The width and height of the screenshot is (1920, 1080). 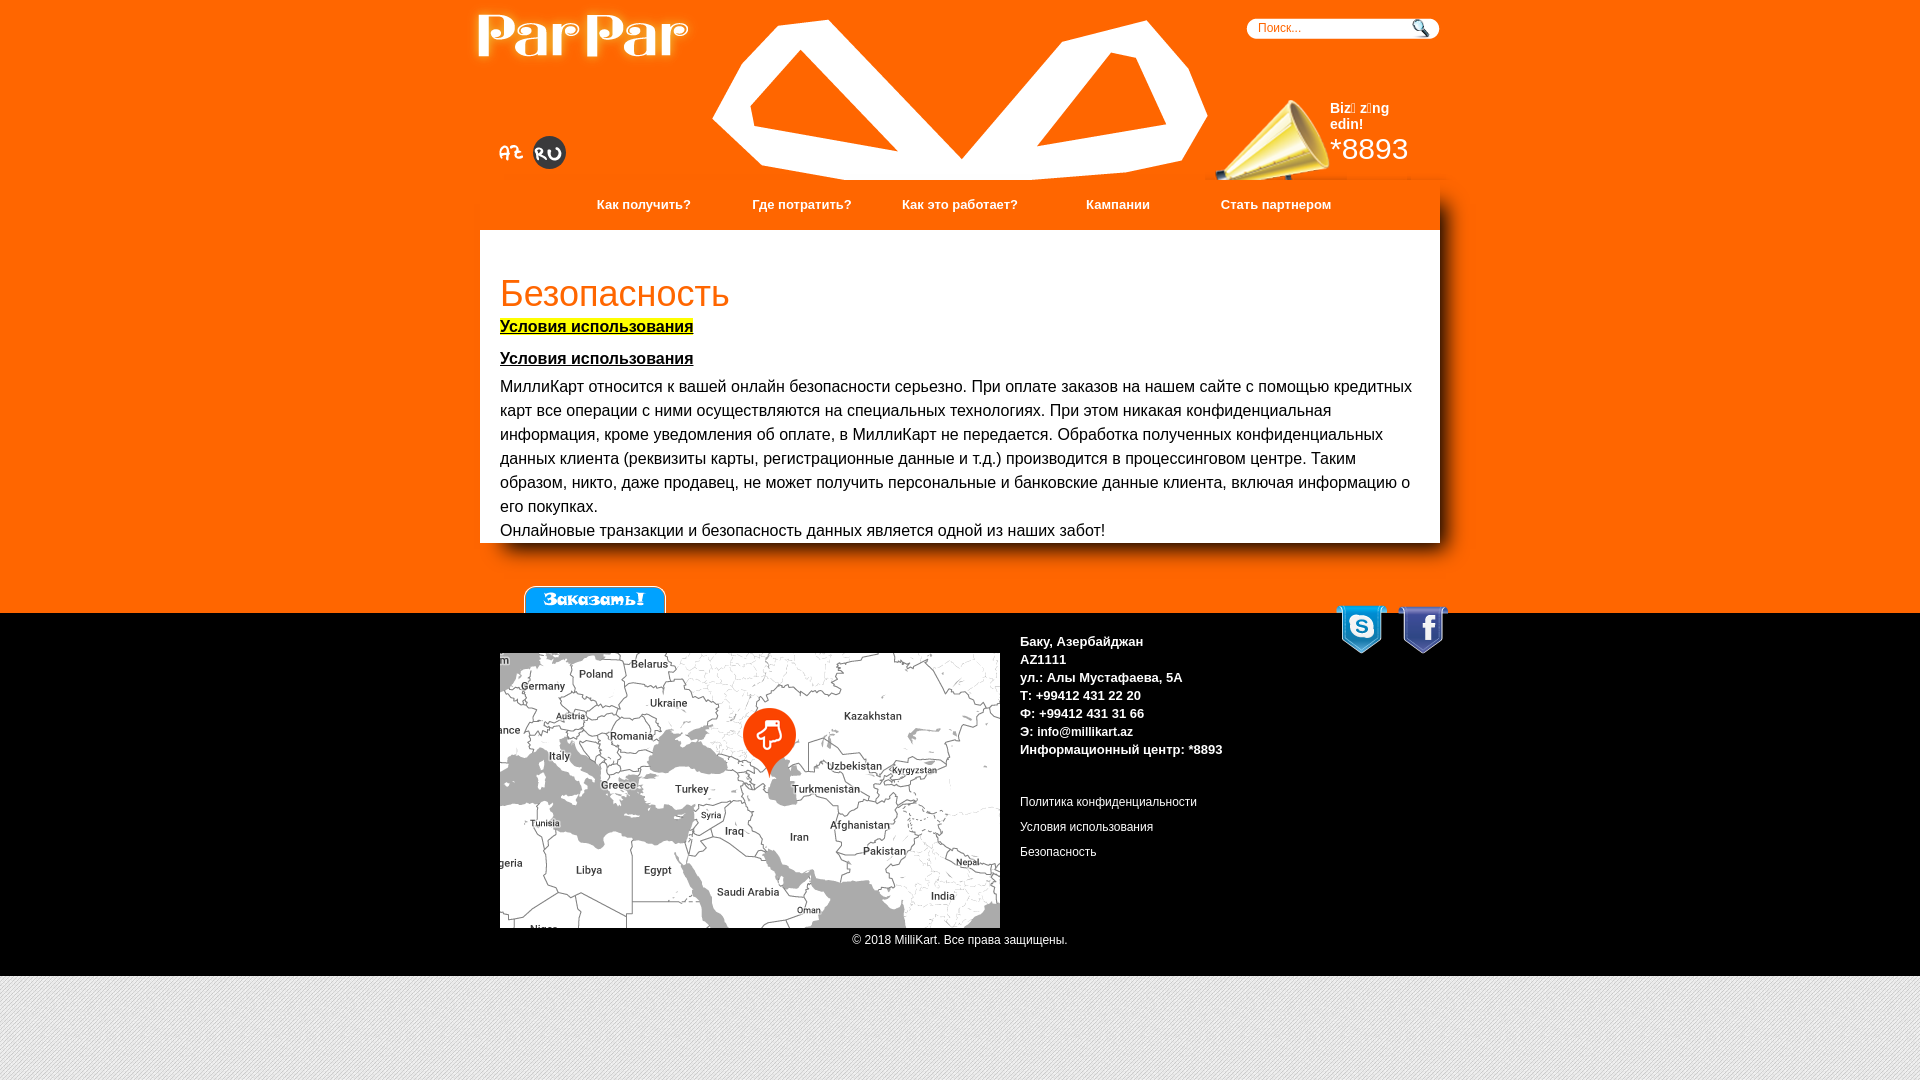 What do you see at coordinates (1360, 628) in the screenshot?
I see `'Skype'` at bounding box center [1360, 628].